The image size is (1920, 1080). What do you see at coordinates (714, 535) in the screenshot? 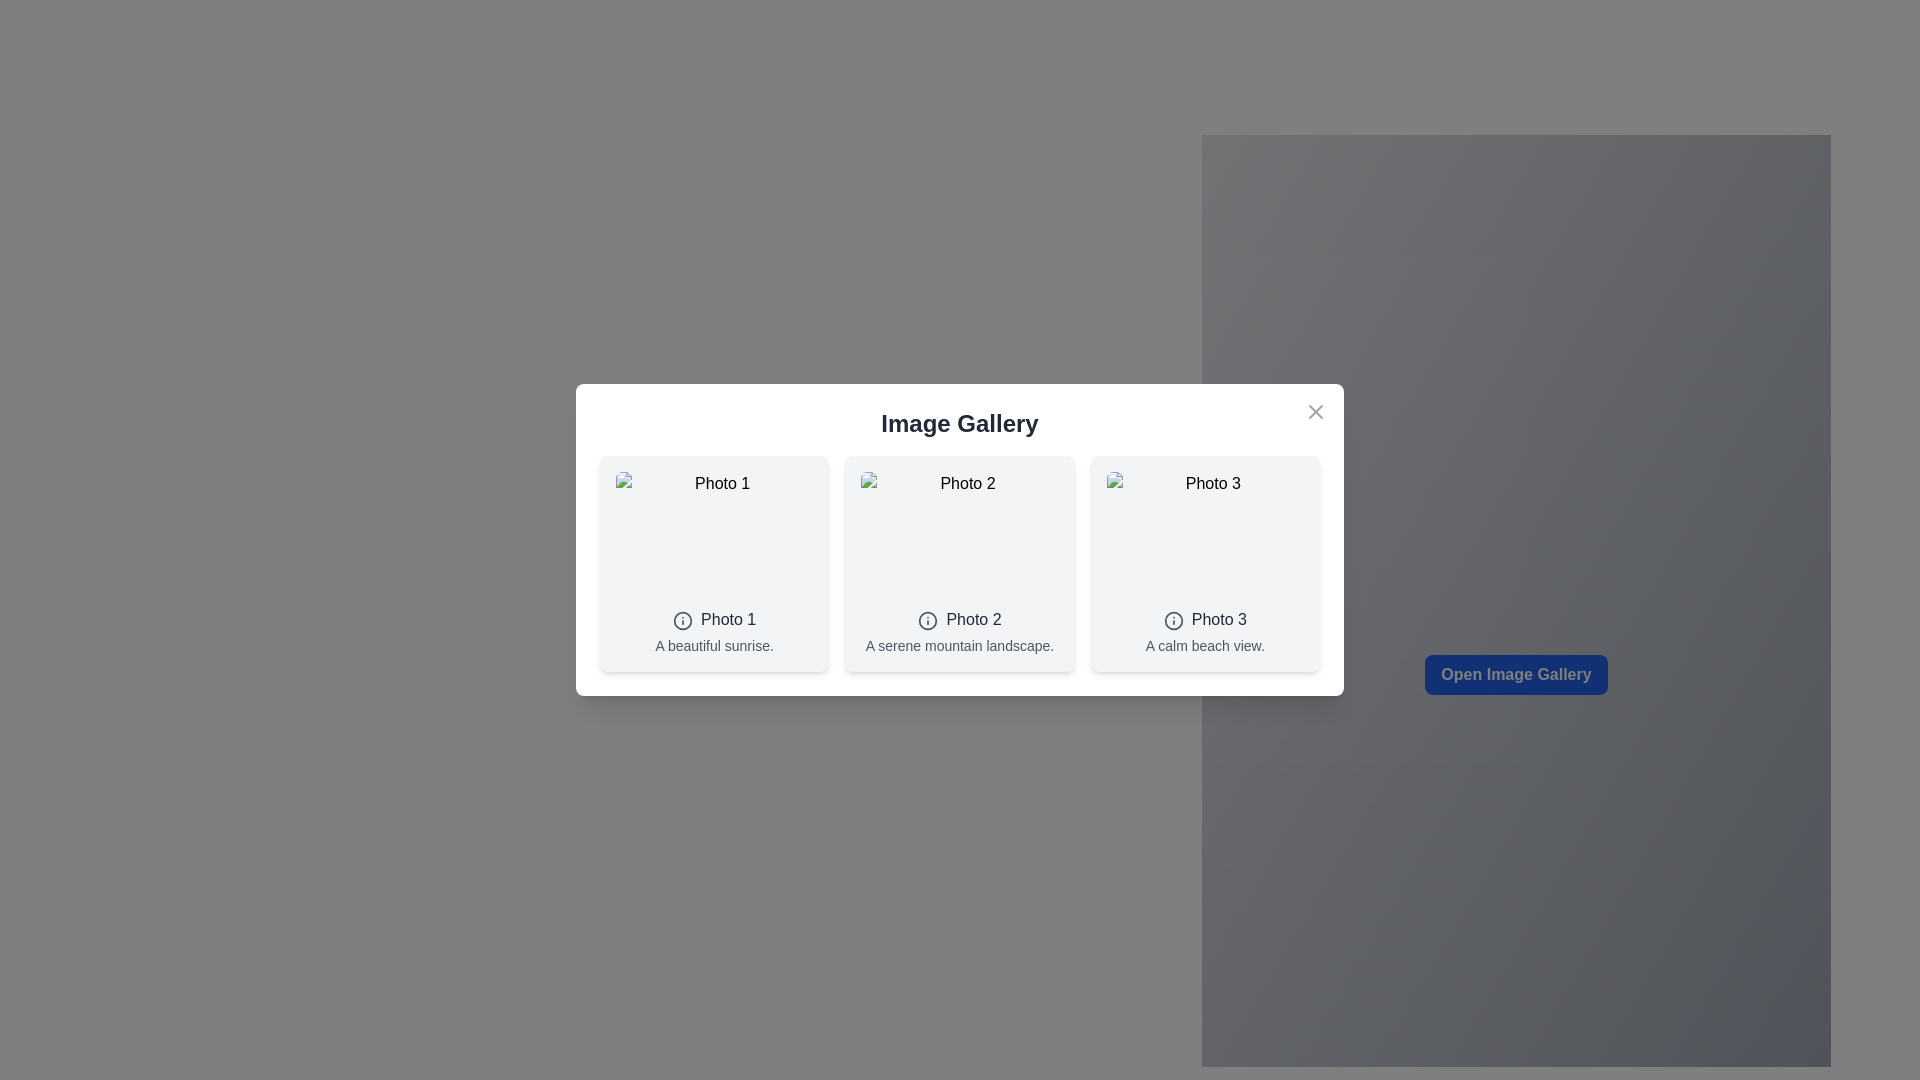
I see `the first image` at bounding box center [714, 535].